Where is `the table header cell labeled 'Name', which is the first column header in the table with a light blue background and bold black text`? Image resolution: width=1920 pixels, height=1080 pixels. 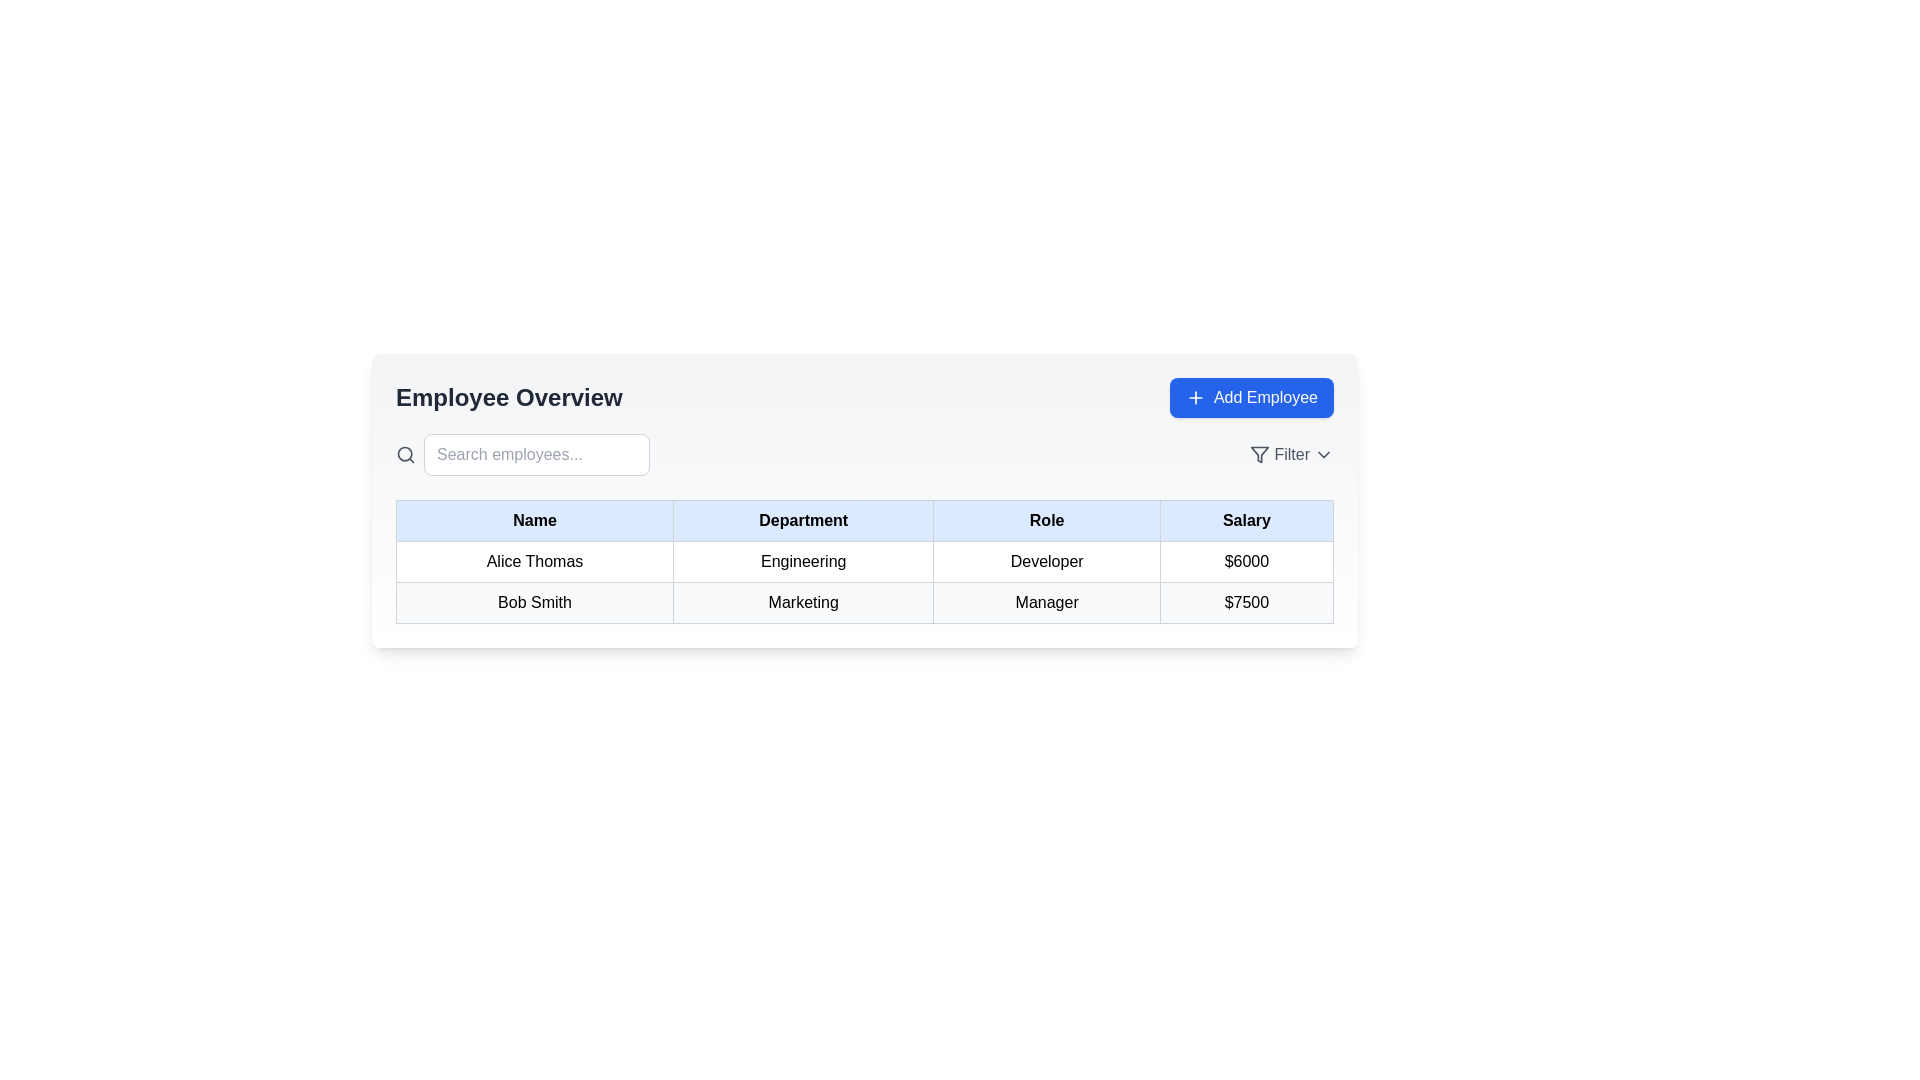 the table header cell labeled 'Name', which is the first column header in the table with a light blue background and bold black text is located at coordinates (534, 519).